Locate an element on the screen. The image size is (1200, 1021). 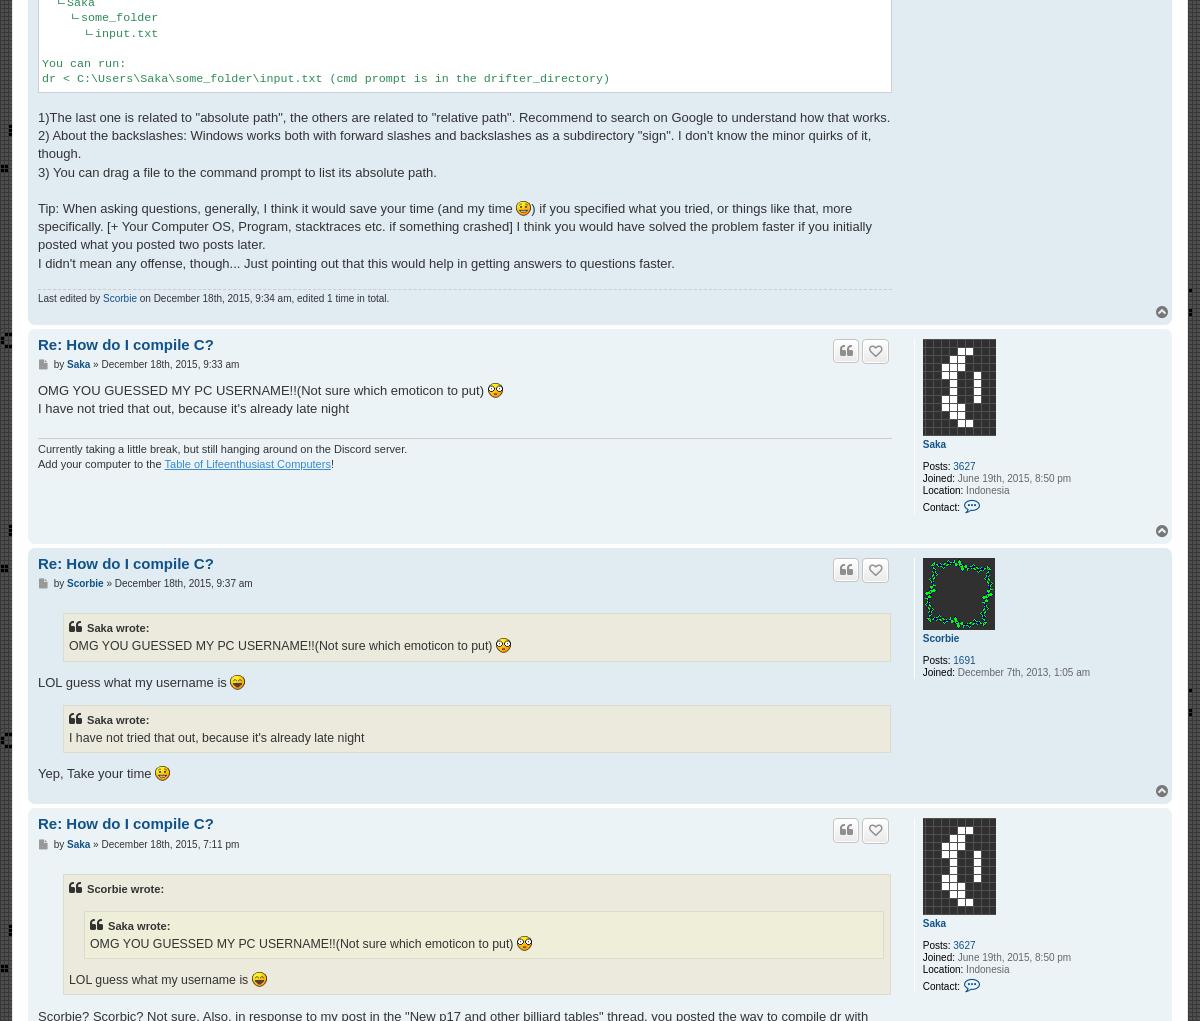
'on December 18th, 2015, 9:34 am, edited 1 time in total.' is located at coordinates (261, 297).